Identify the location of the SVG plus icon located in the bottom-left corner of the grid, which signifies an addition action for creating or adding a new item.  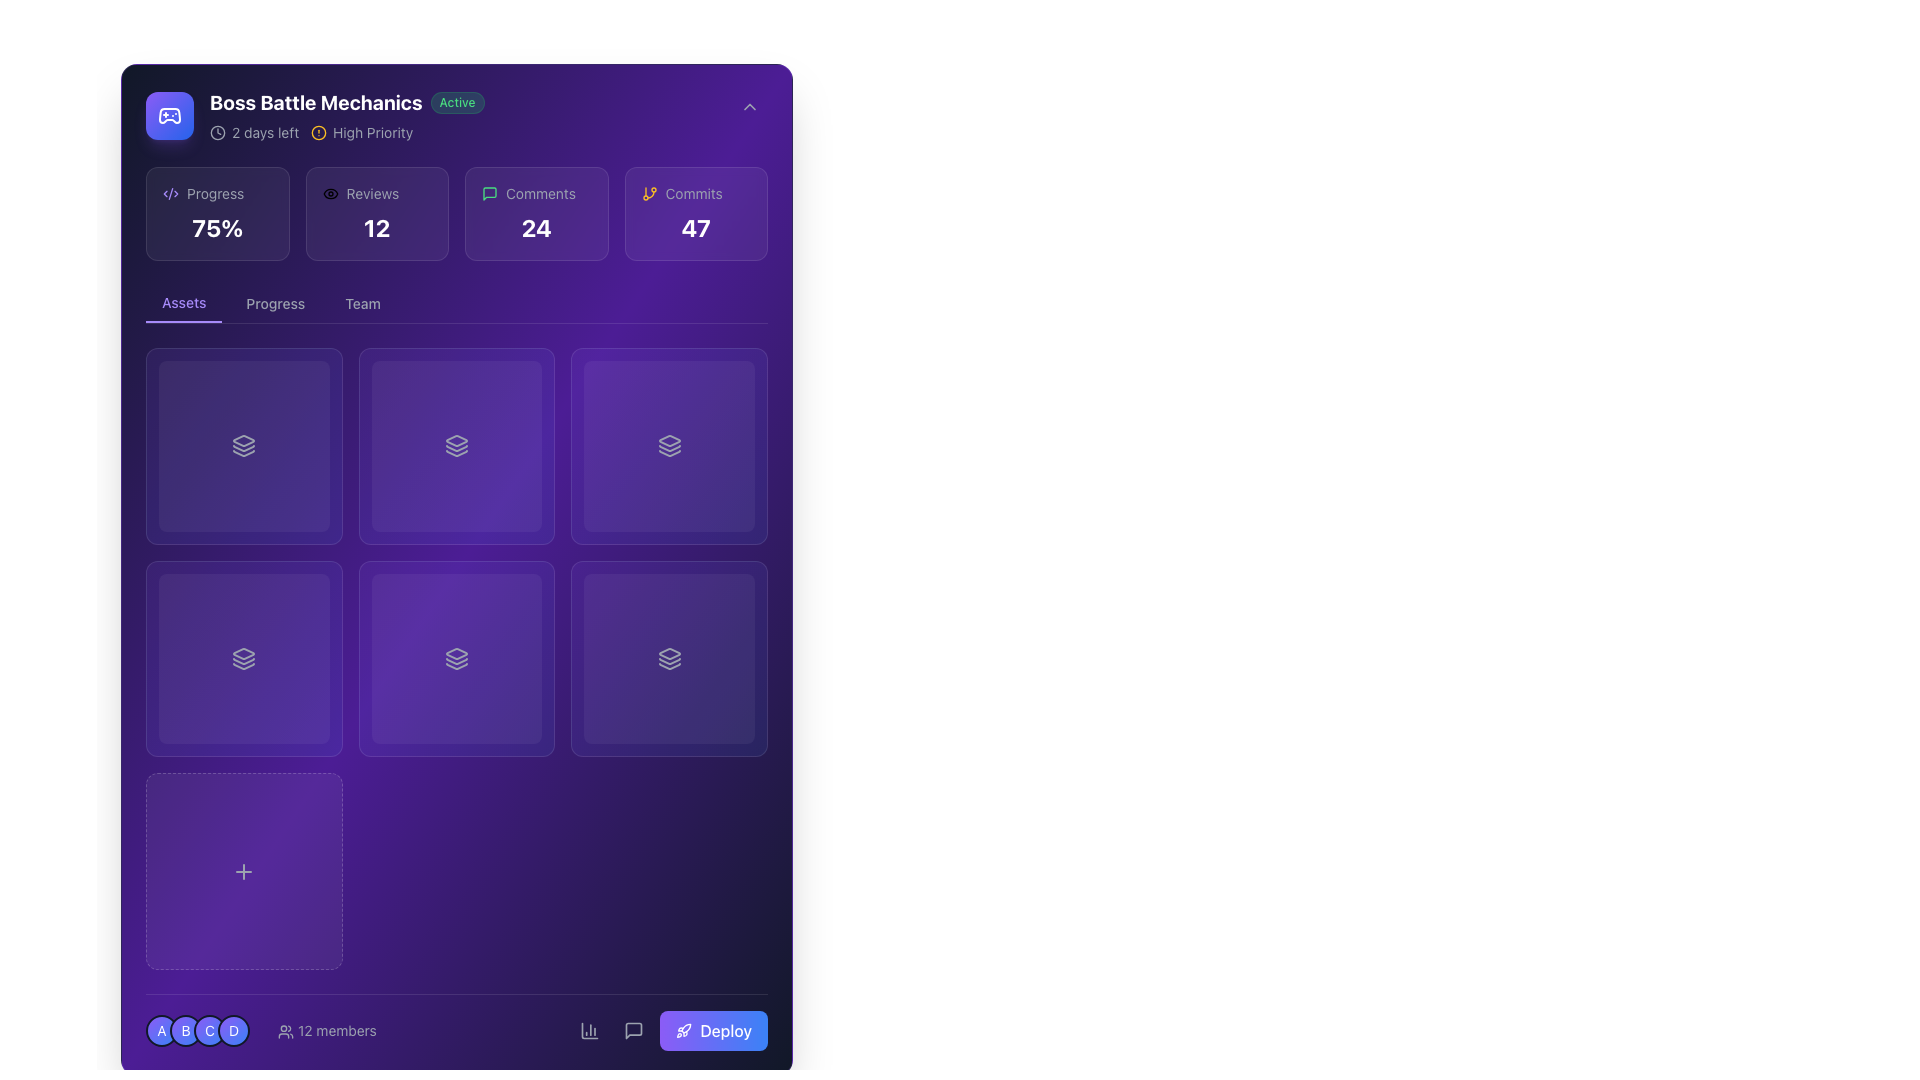
(243, 870).